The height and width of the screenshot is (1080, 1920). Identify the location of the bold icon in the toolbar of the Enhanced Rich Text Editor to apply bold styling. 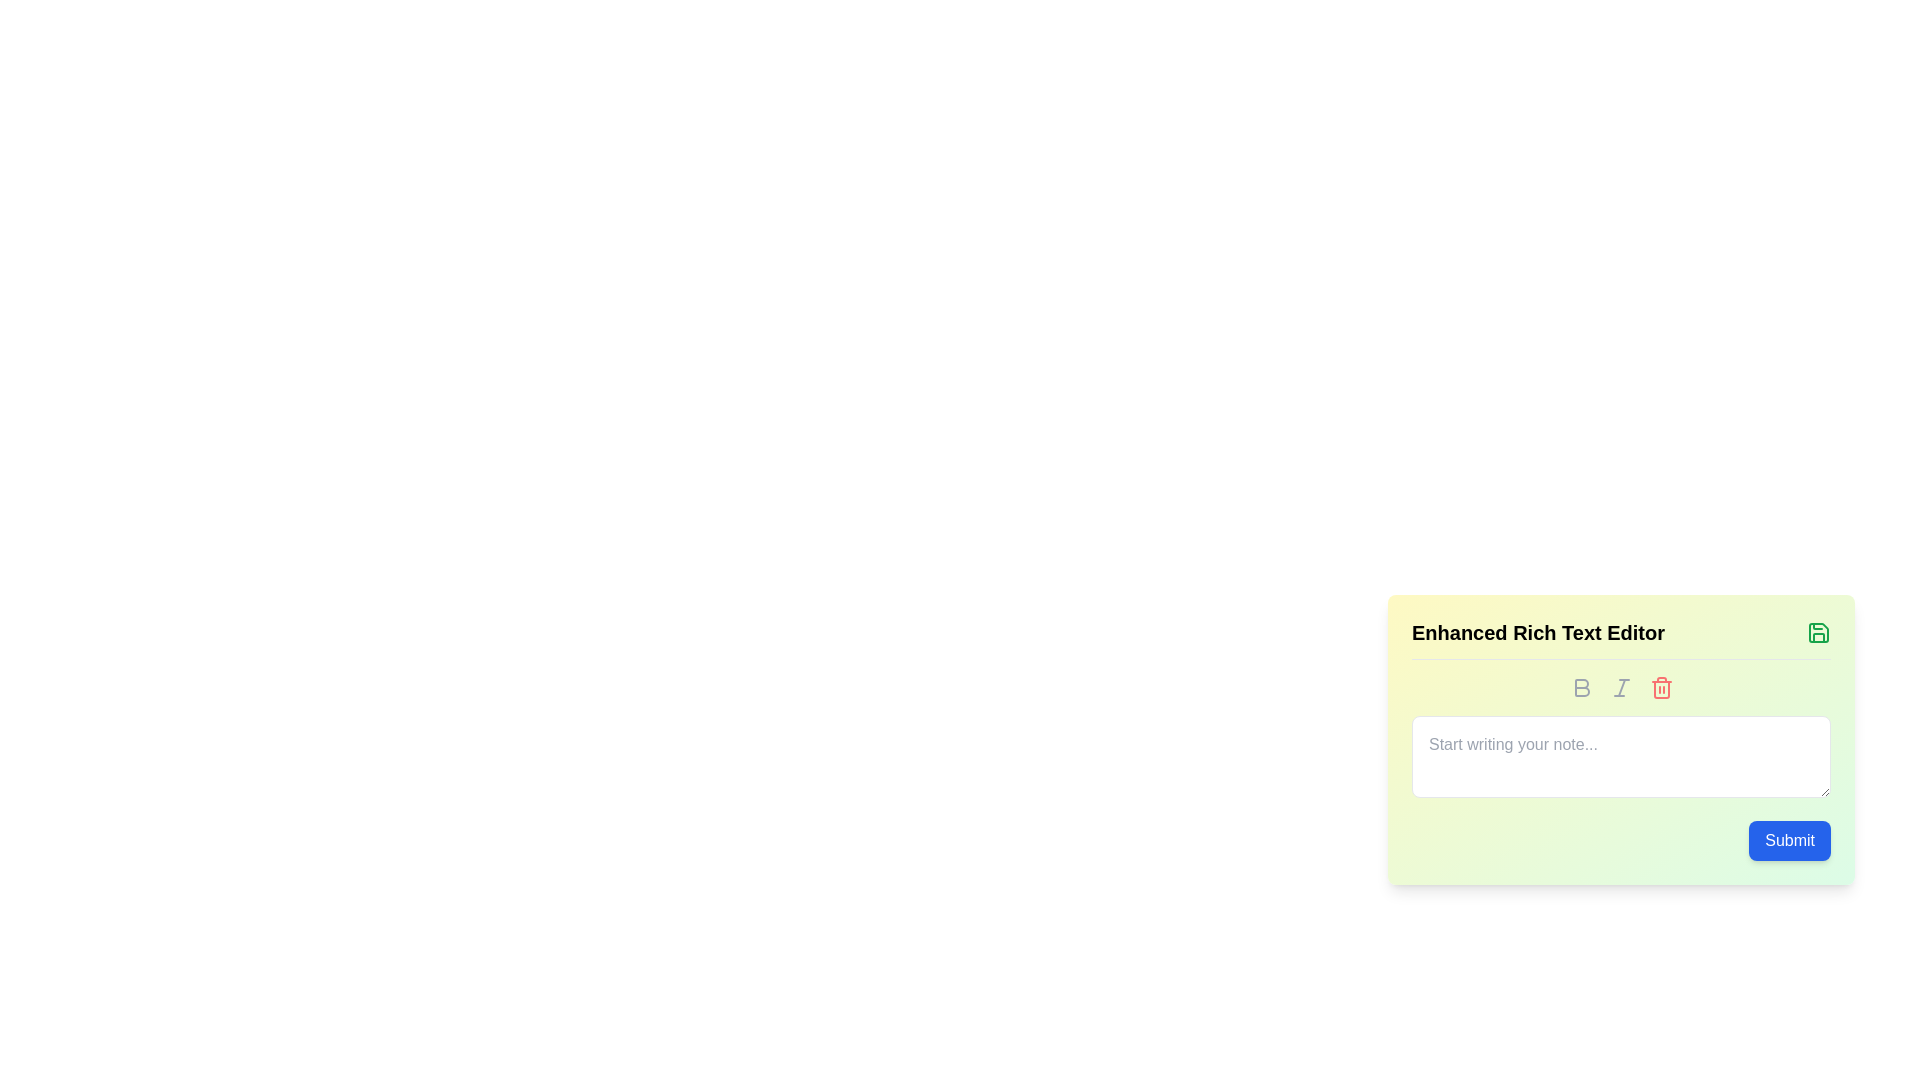
(1581, 686).